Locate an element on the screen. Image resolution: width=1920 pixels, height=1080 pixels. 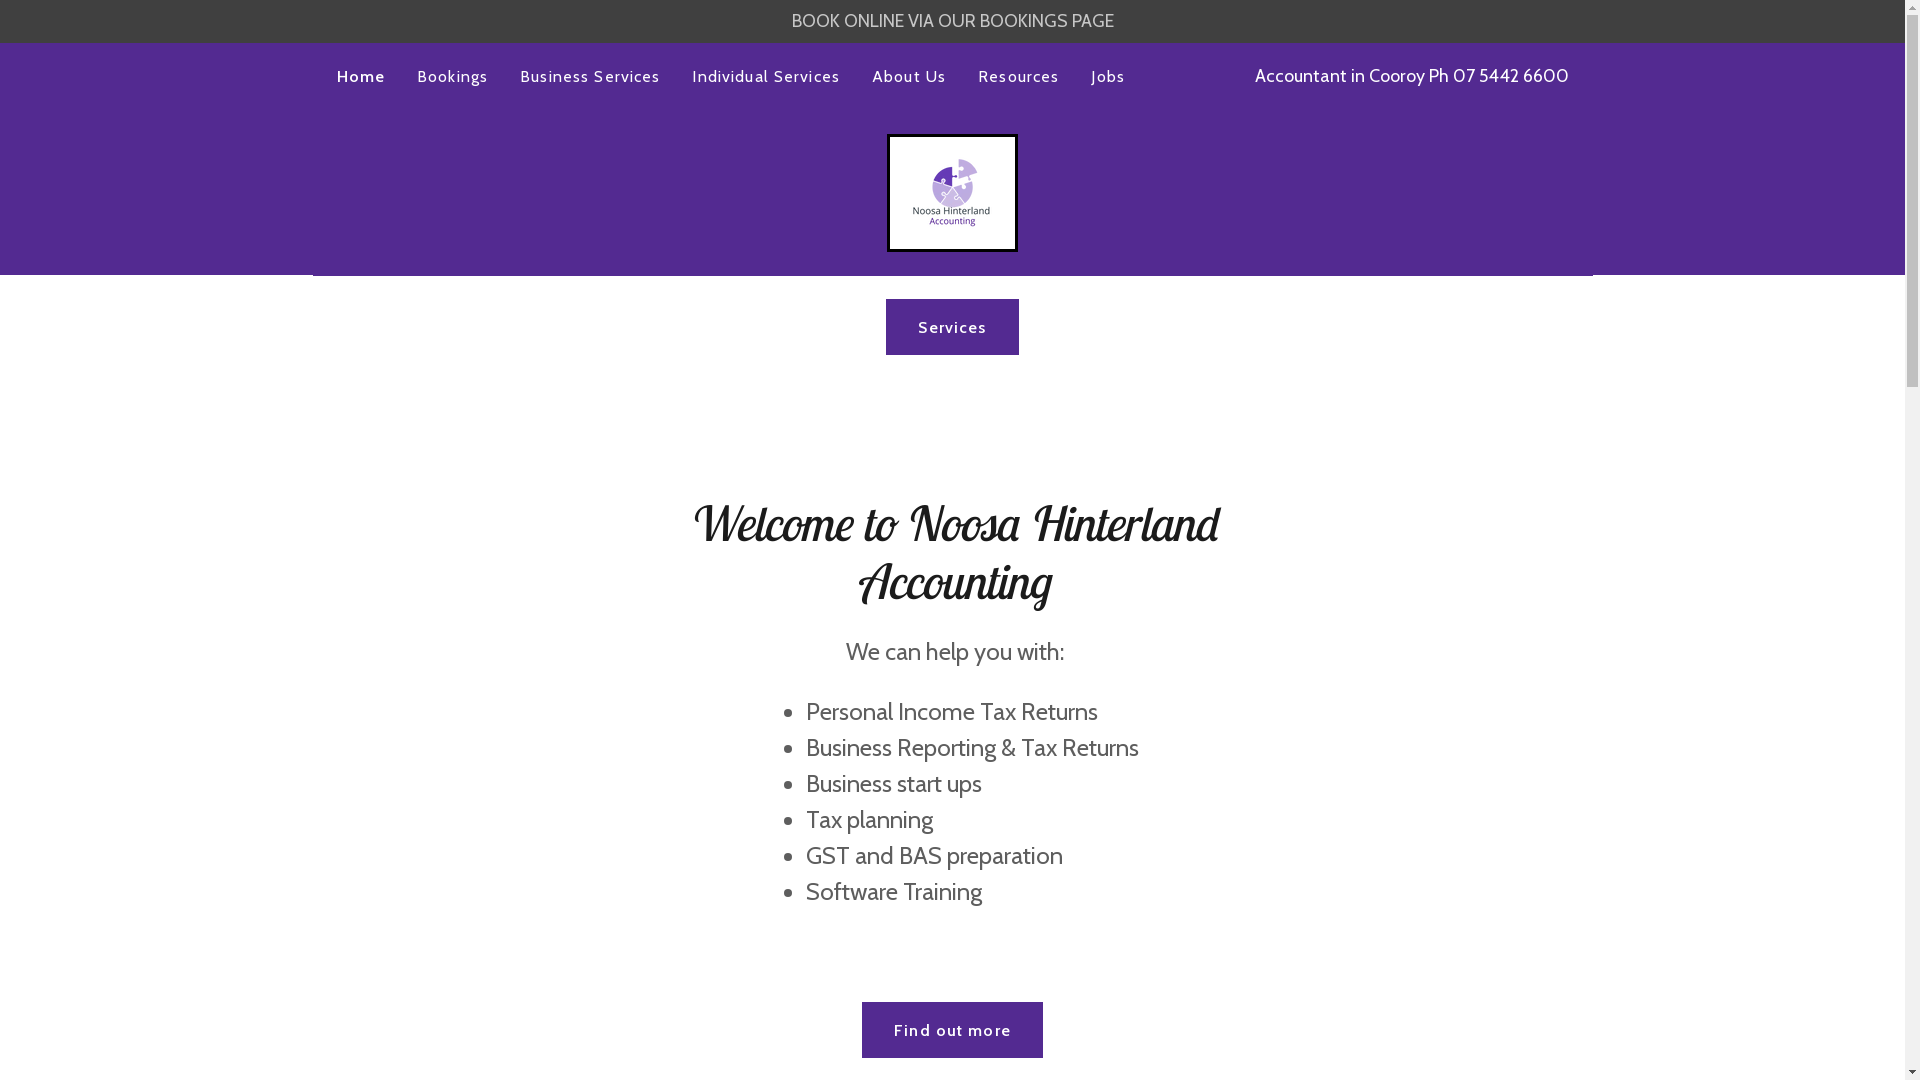
'About Us' is located at coordinates (907, 75).